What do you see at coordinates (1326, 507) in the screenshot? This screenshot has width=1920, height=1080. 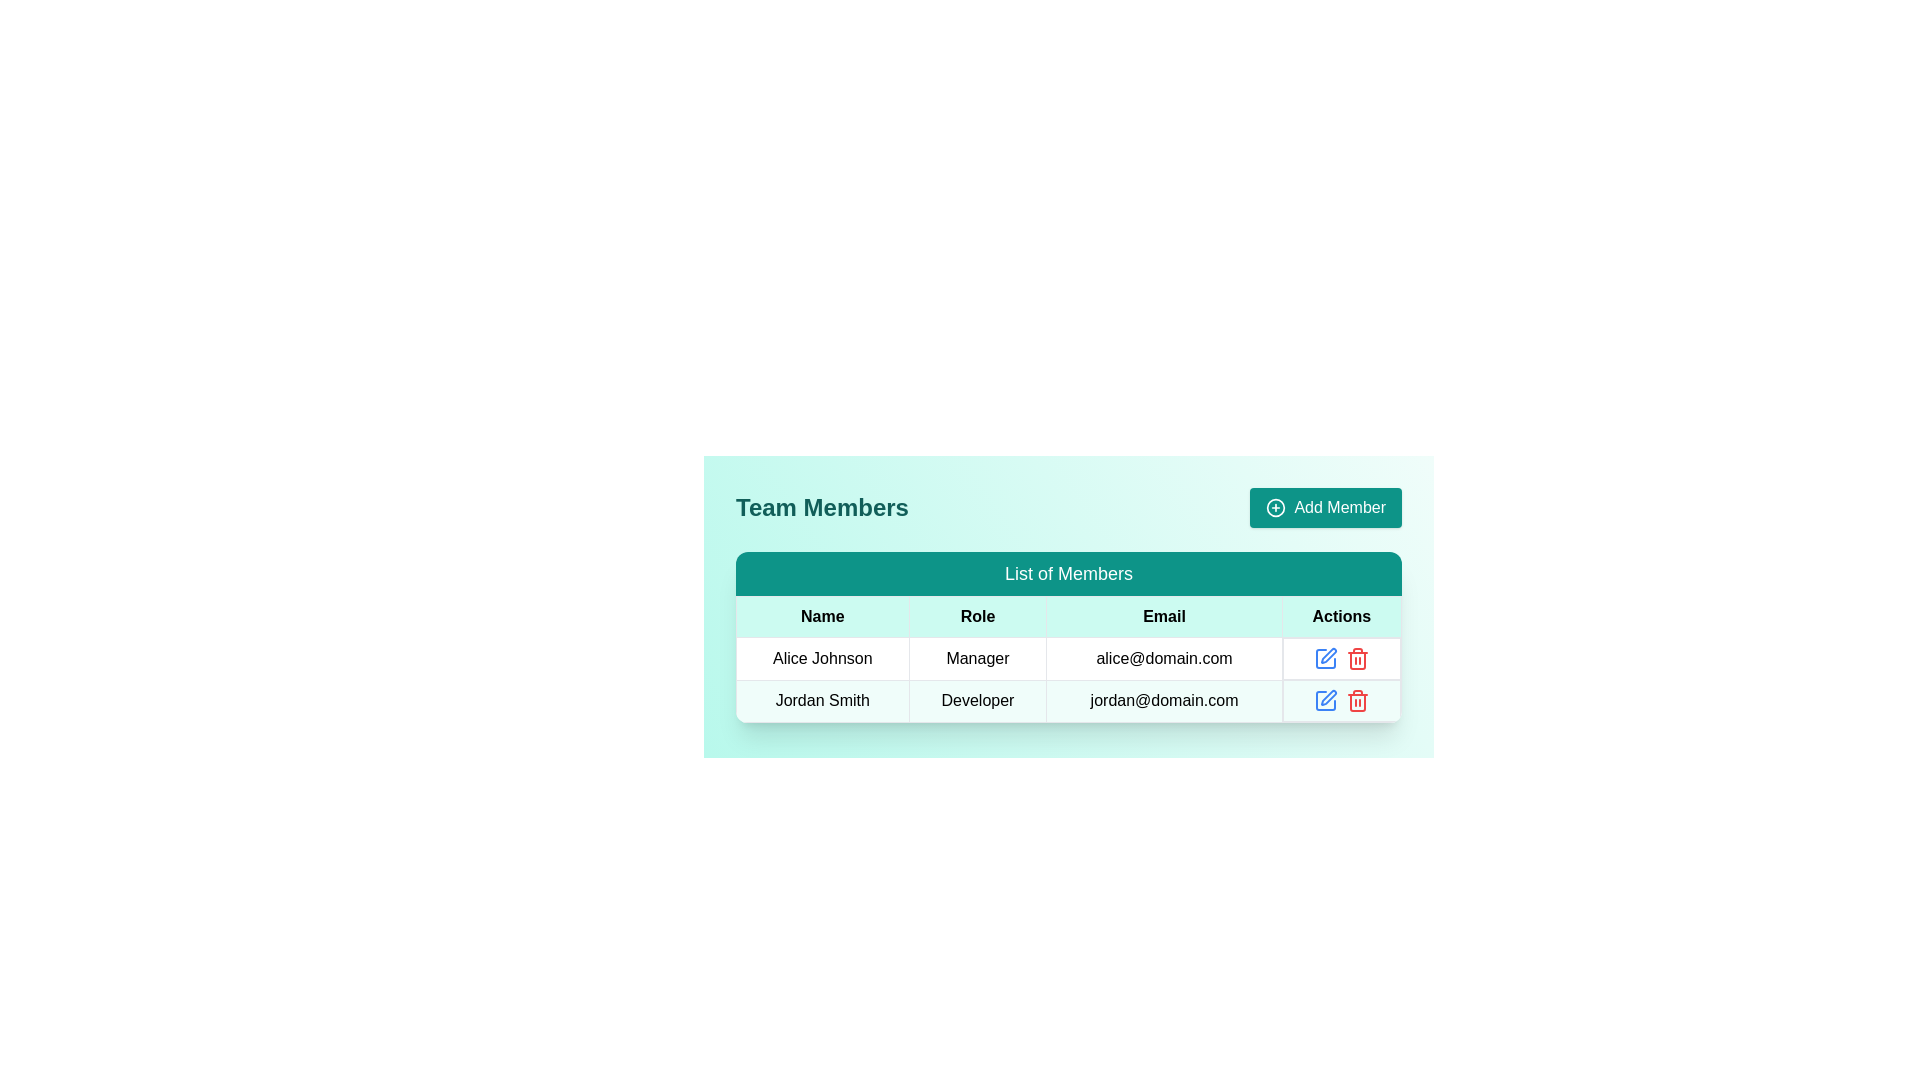 I see `the 'Add Member' button located in the upper right section of the layout, styled with a teal background and white text` at bounding box center [1326, 507].